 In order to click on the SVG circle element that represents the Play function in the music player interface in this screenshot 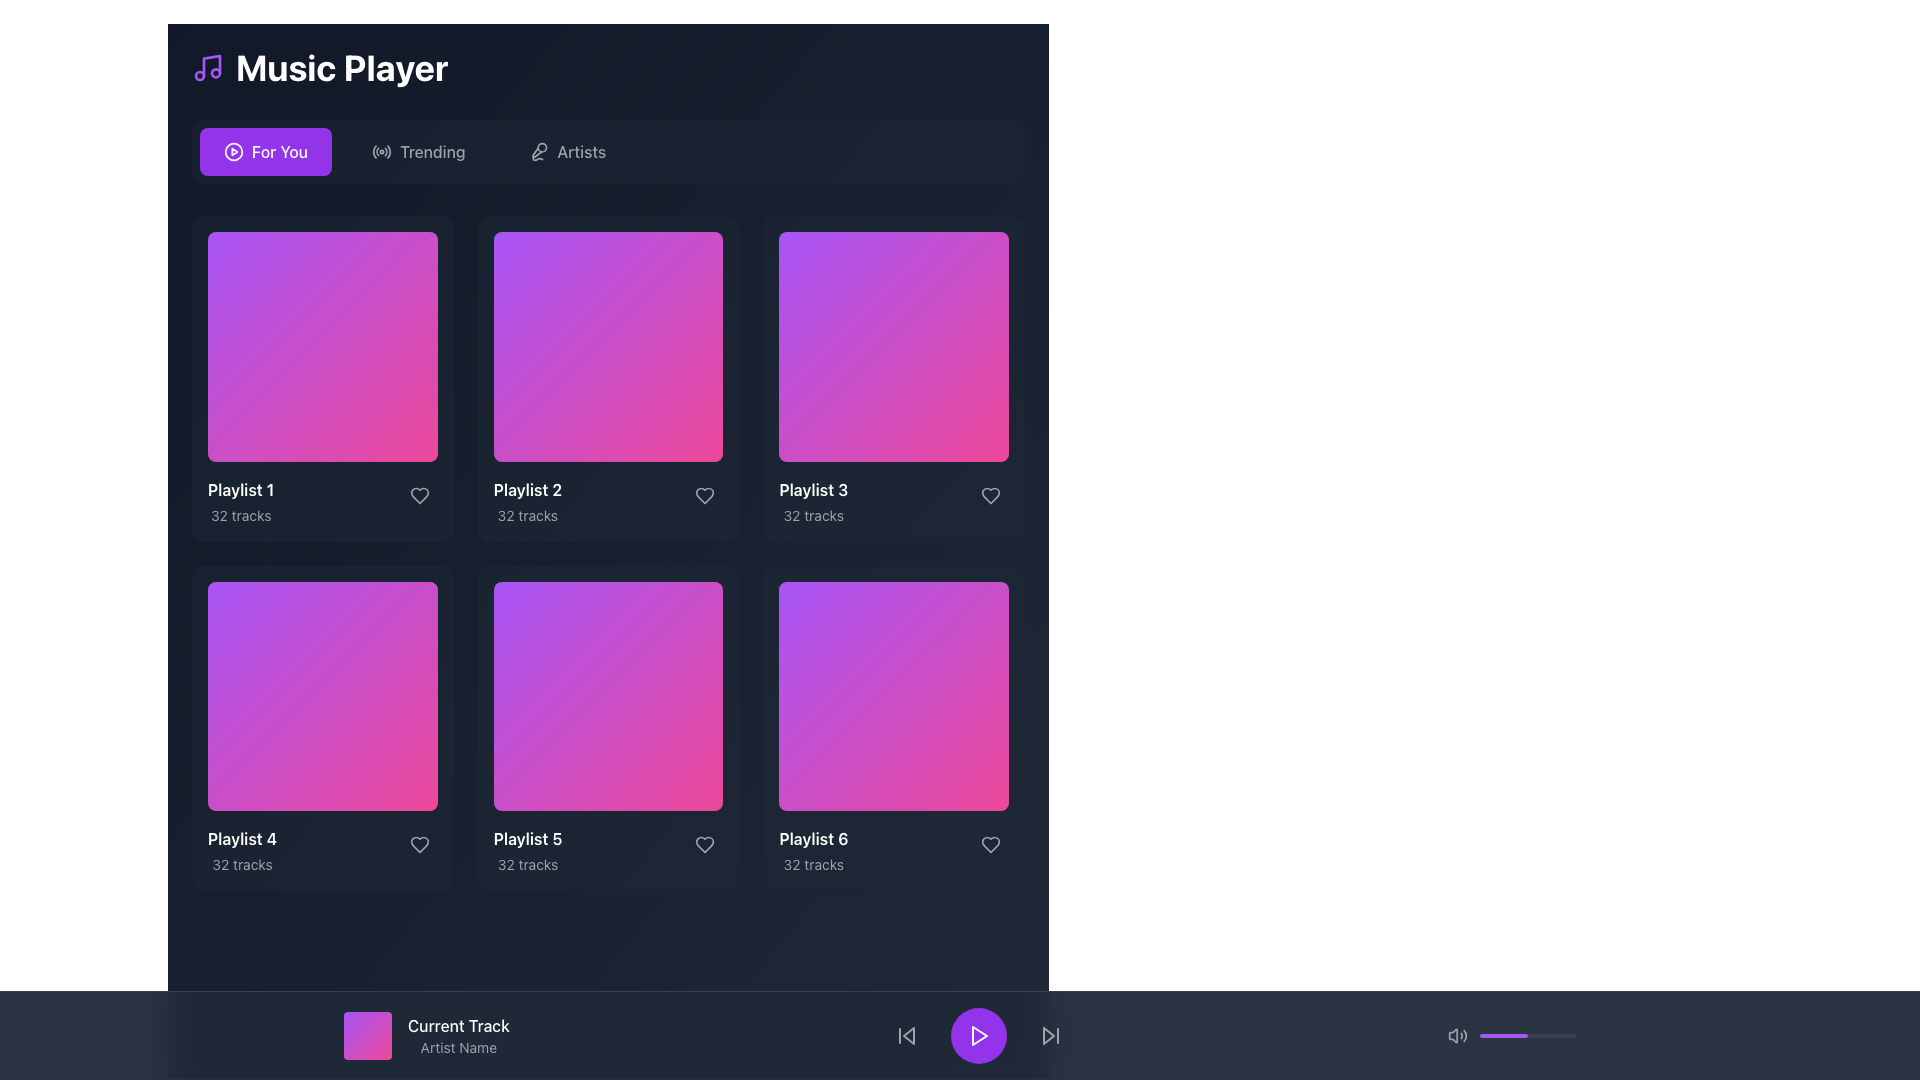, I will do `click(234, 150)`.